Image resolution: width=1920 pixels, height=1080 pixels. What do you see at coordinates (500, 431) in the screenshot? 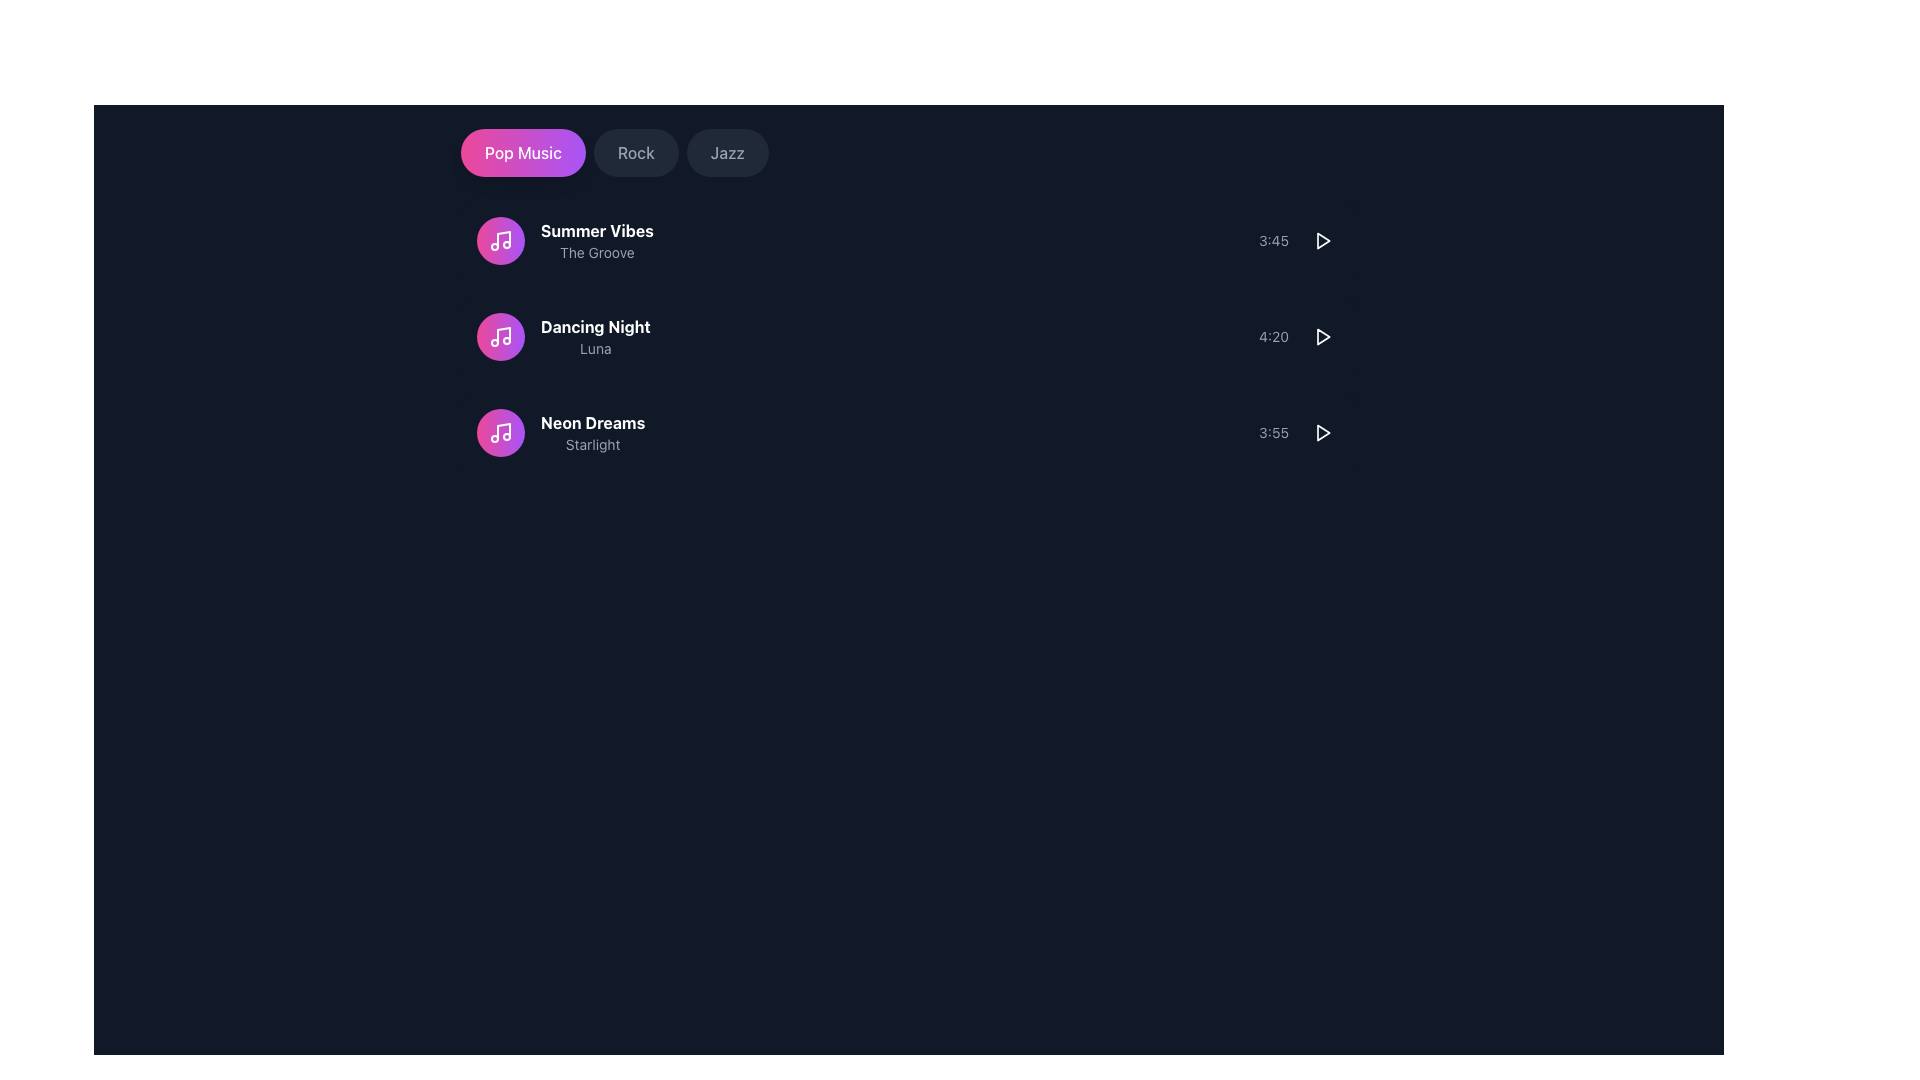
I see `the music note icon with a pink and purple gradient circular background, which is the first icon in the vertical list under the 'Pop Music' header` at bounding box center [500, 431].